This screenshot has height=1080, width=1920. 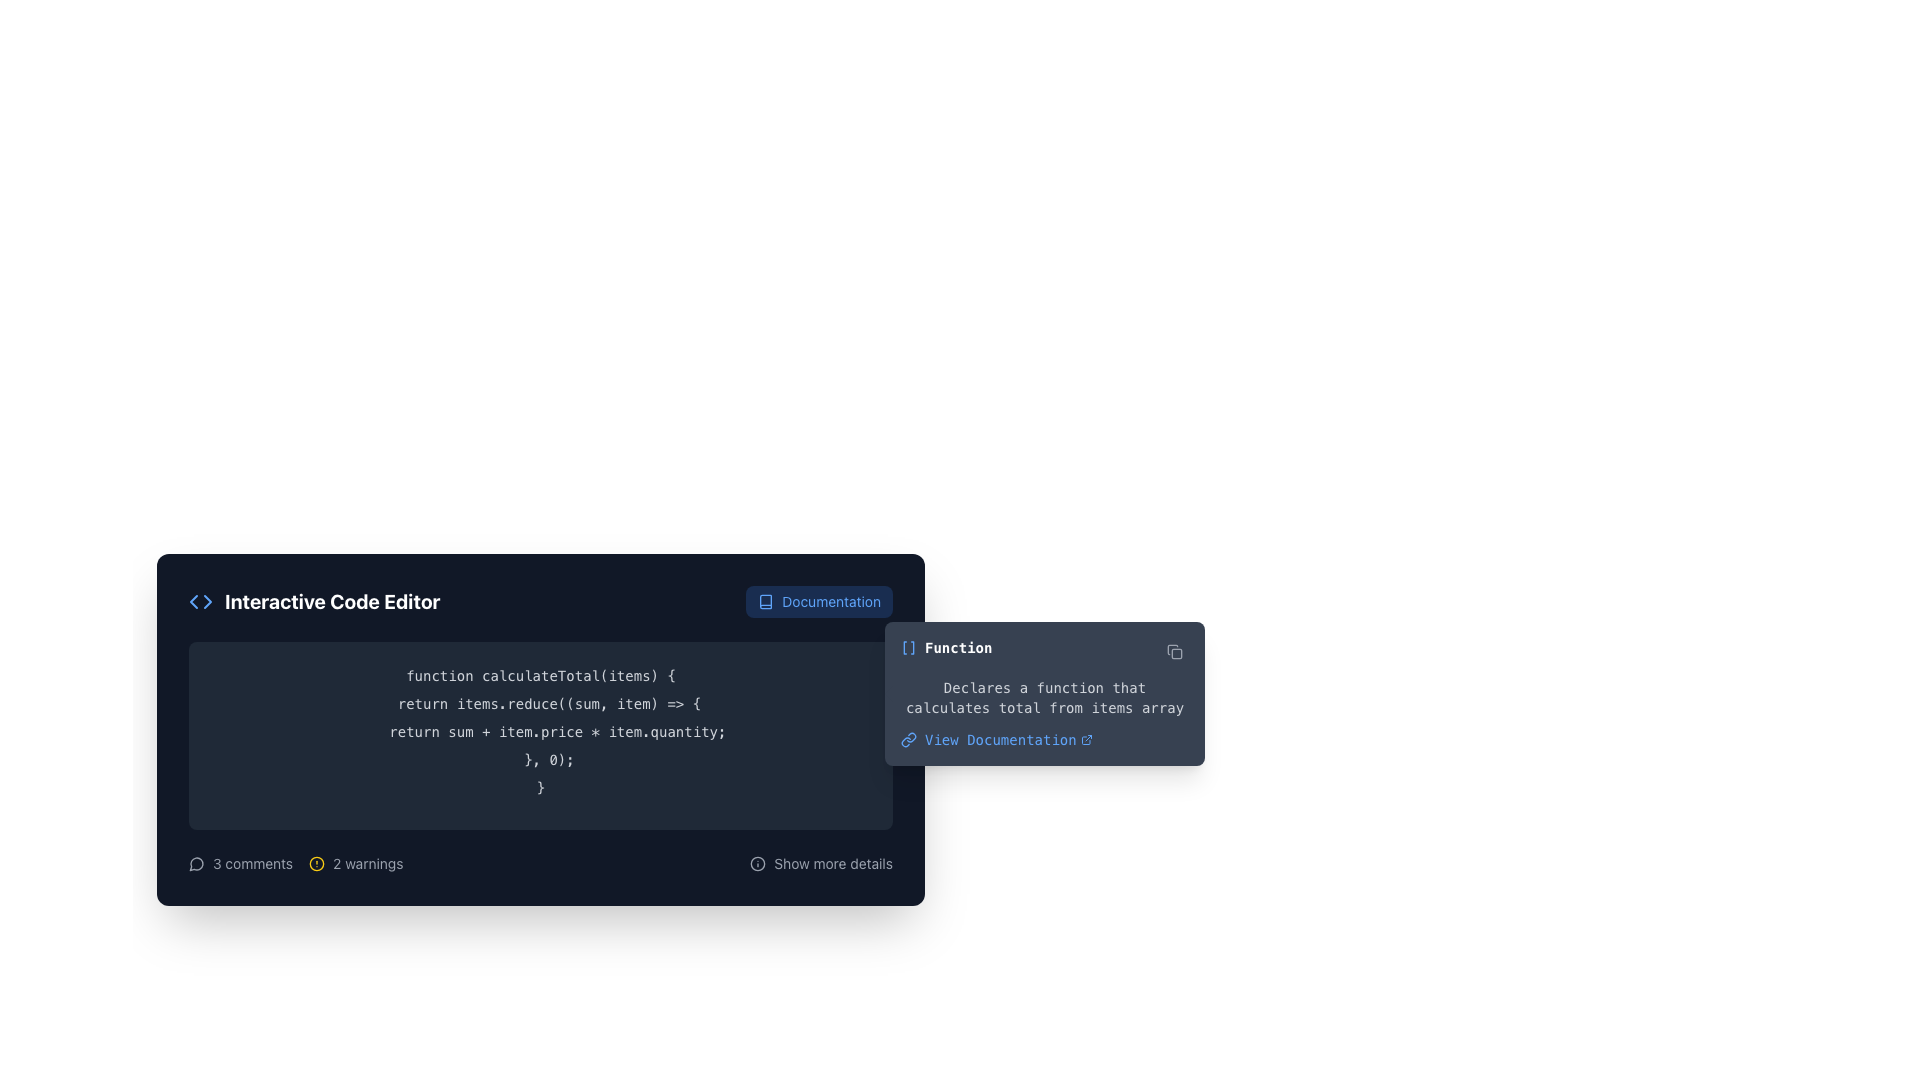 I want to click on the element that consists of a yellow warning circle icon followed by the text '2 warnings', located in the bottom-central part of the interface, to the right of the '3 comments' label, so click(x=356, y=863).